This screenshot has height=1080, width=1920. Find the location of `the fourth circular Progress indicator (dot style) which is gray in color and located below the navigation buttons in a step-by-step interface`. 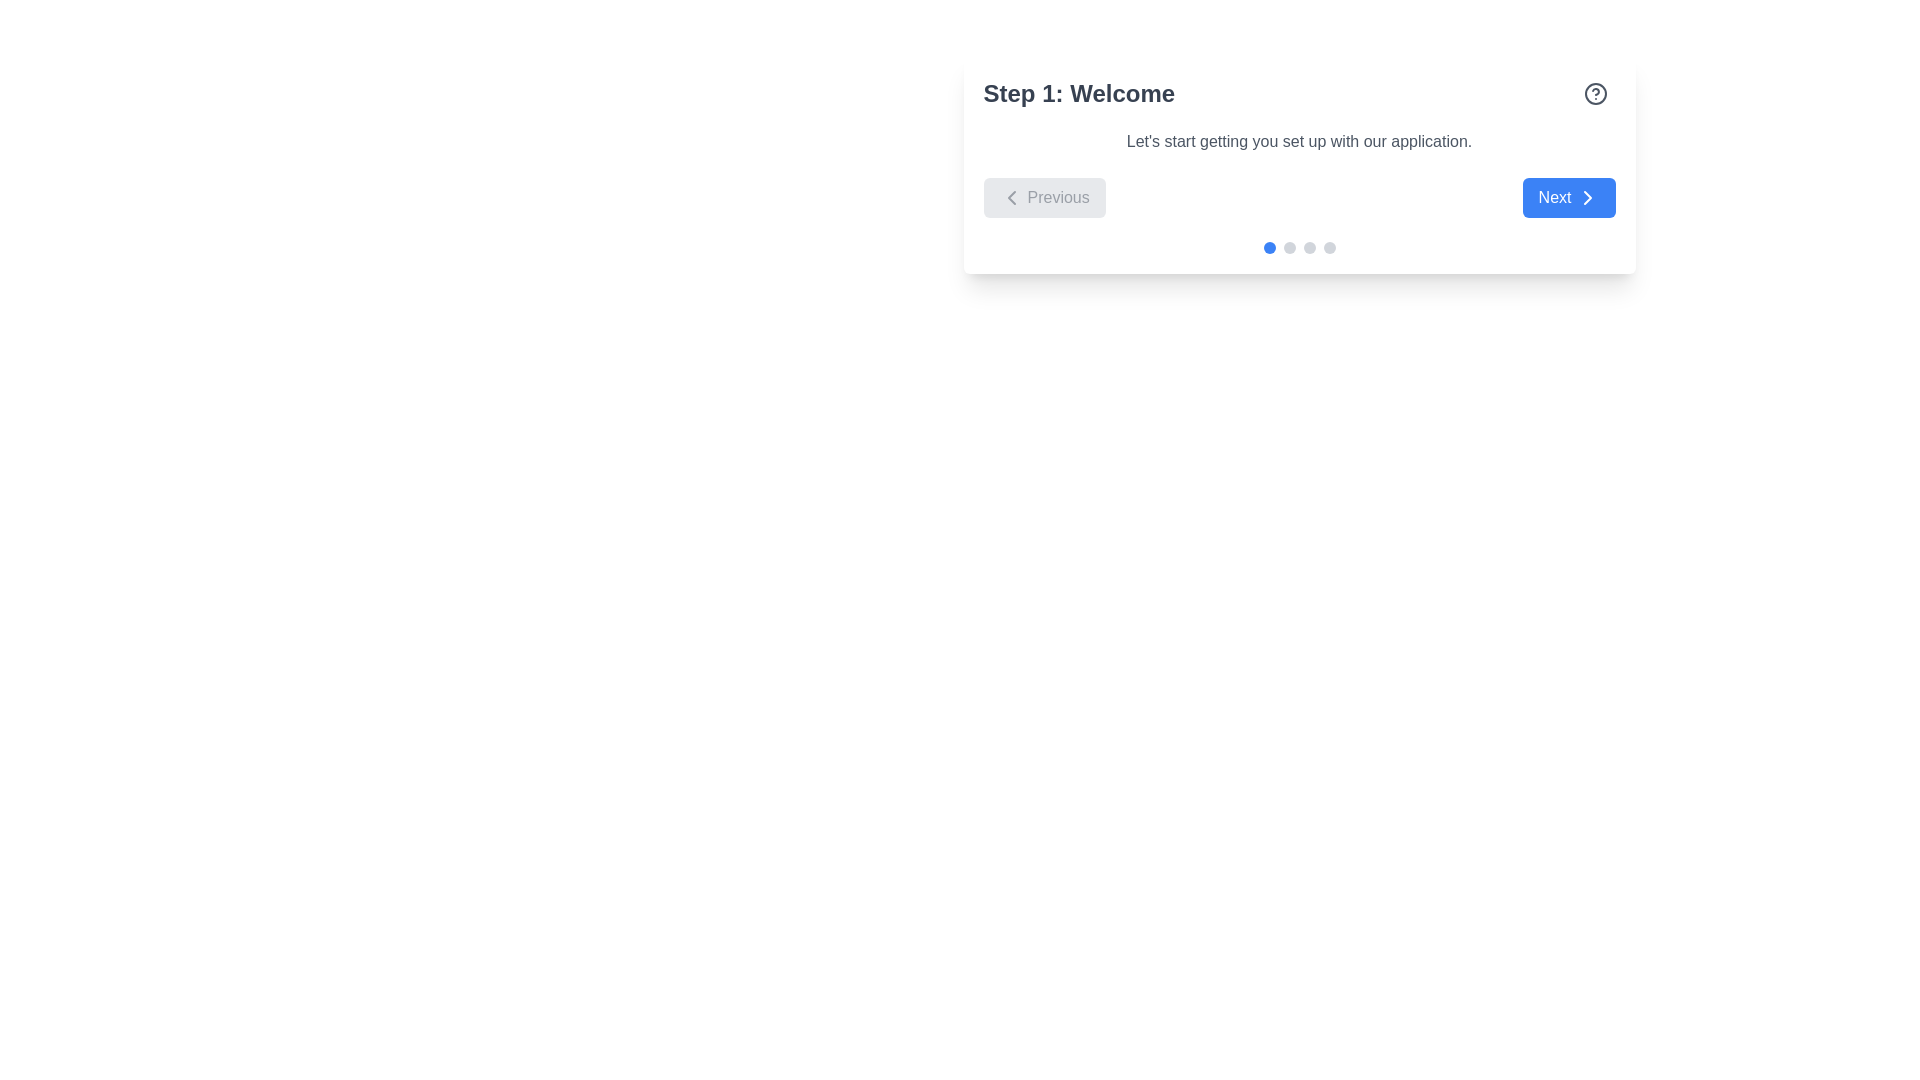

the fourth circular Progress indicator (dot style) which is gray in color and located below the navigation buttons in a step-by-step interface is located at coordinates (1329, 246).